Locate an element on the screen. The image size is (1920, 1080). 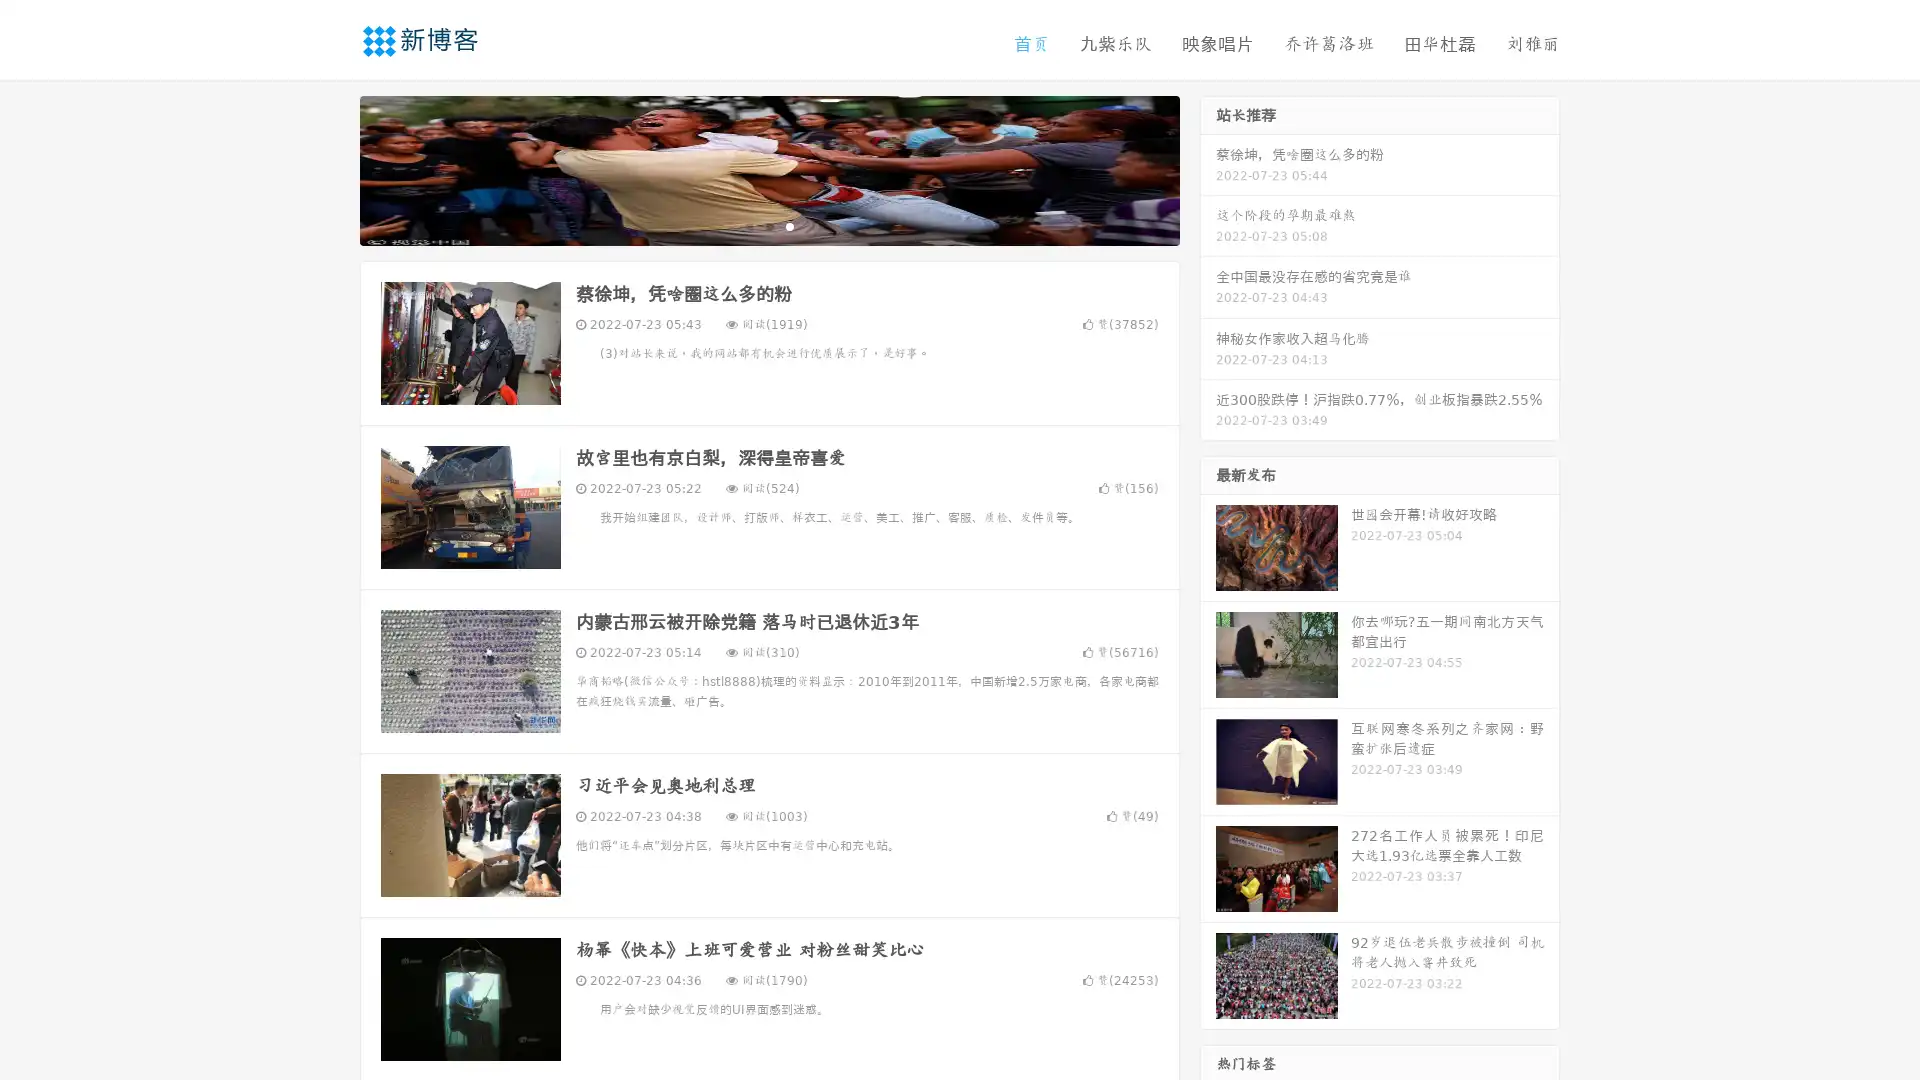
Go to slide 3 is located at coordinates (789, 225).